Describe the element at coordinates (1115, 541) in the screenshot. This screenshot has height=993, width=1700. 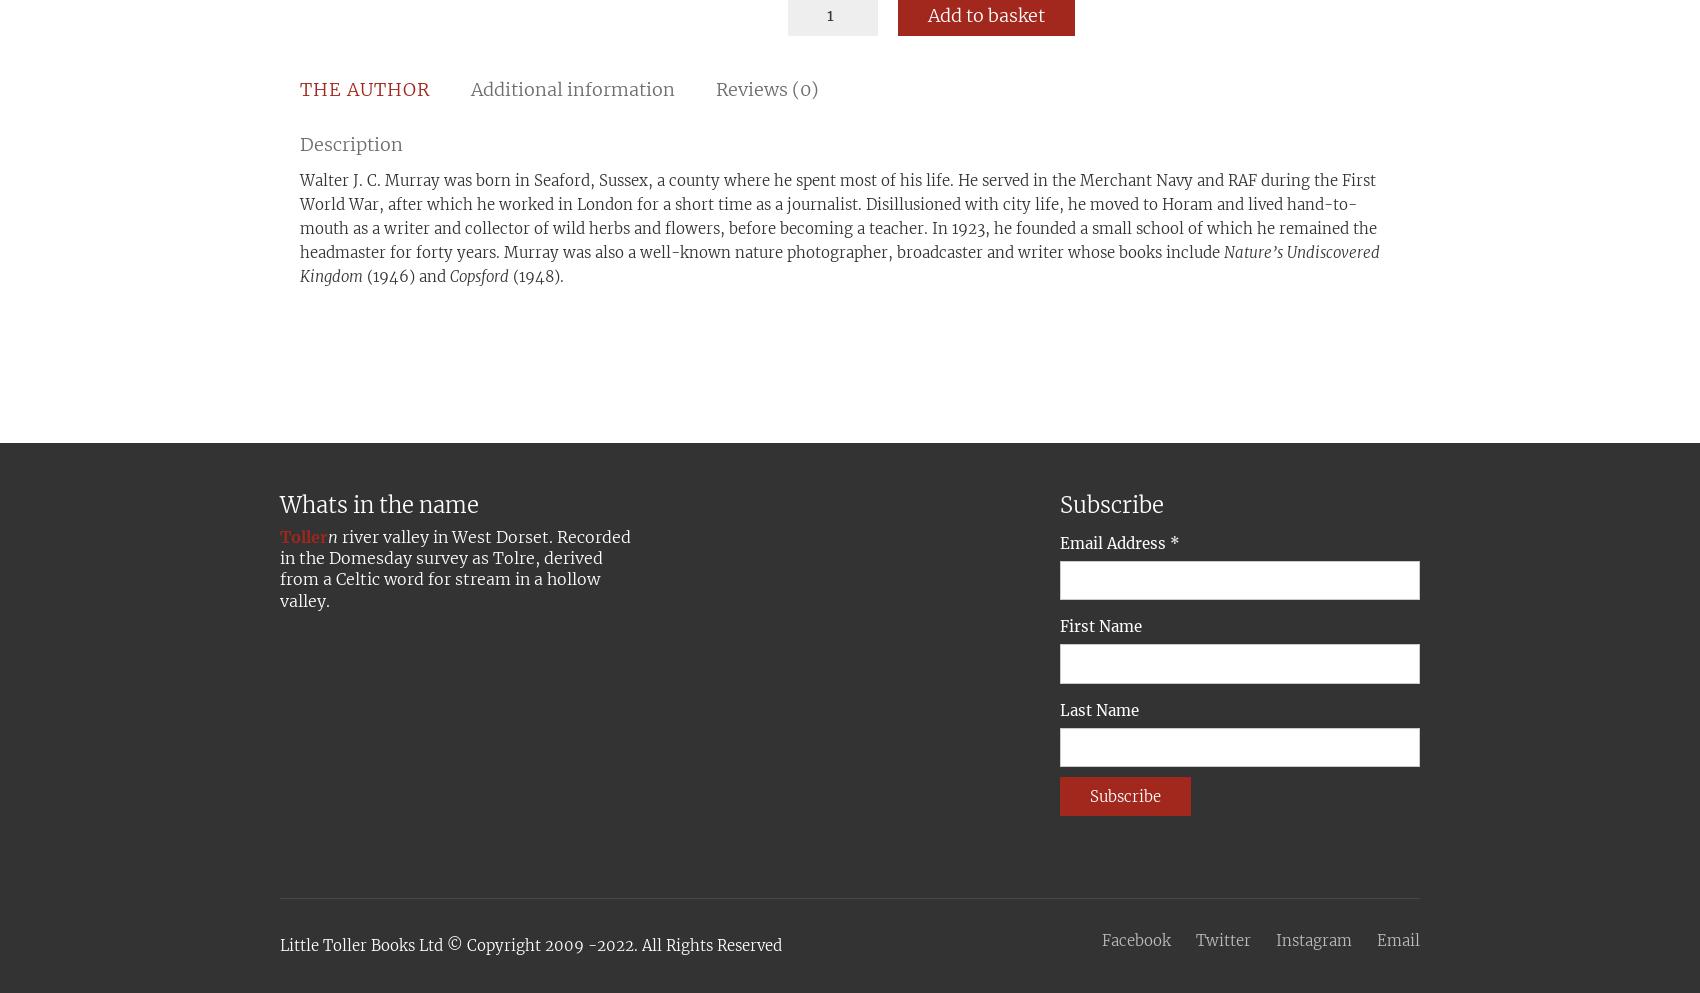
I see `'Email Address'` at that location.